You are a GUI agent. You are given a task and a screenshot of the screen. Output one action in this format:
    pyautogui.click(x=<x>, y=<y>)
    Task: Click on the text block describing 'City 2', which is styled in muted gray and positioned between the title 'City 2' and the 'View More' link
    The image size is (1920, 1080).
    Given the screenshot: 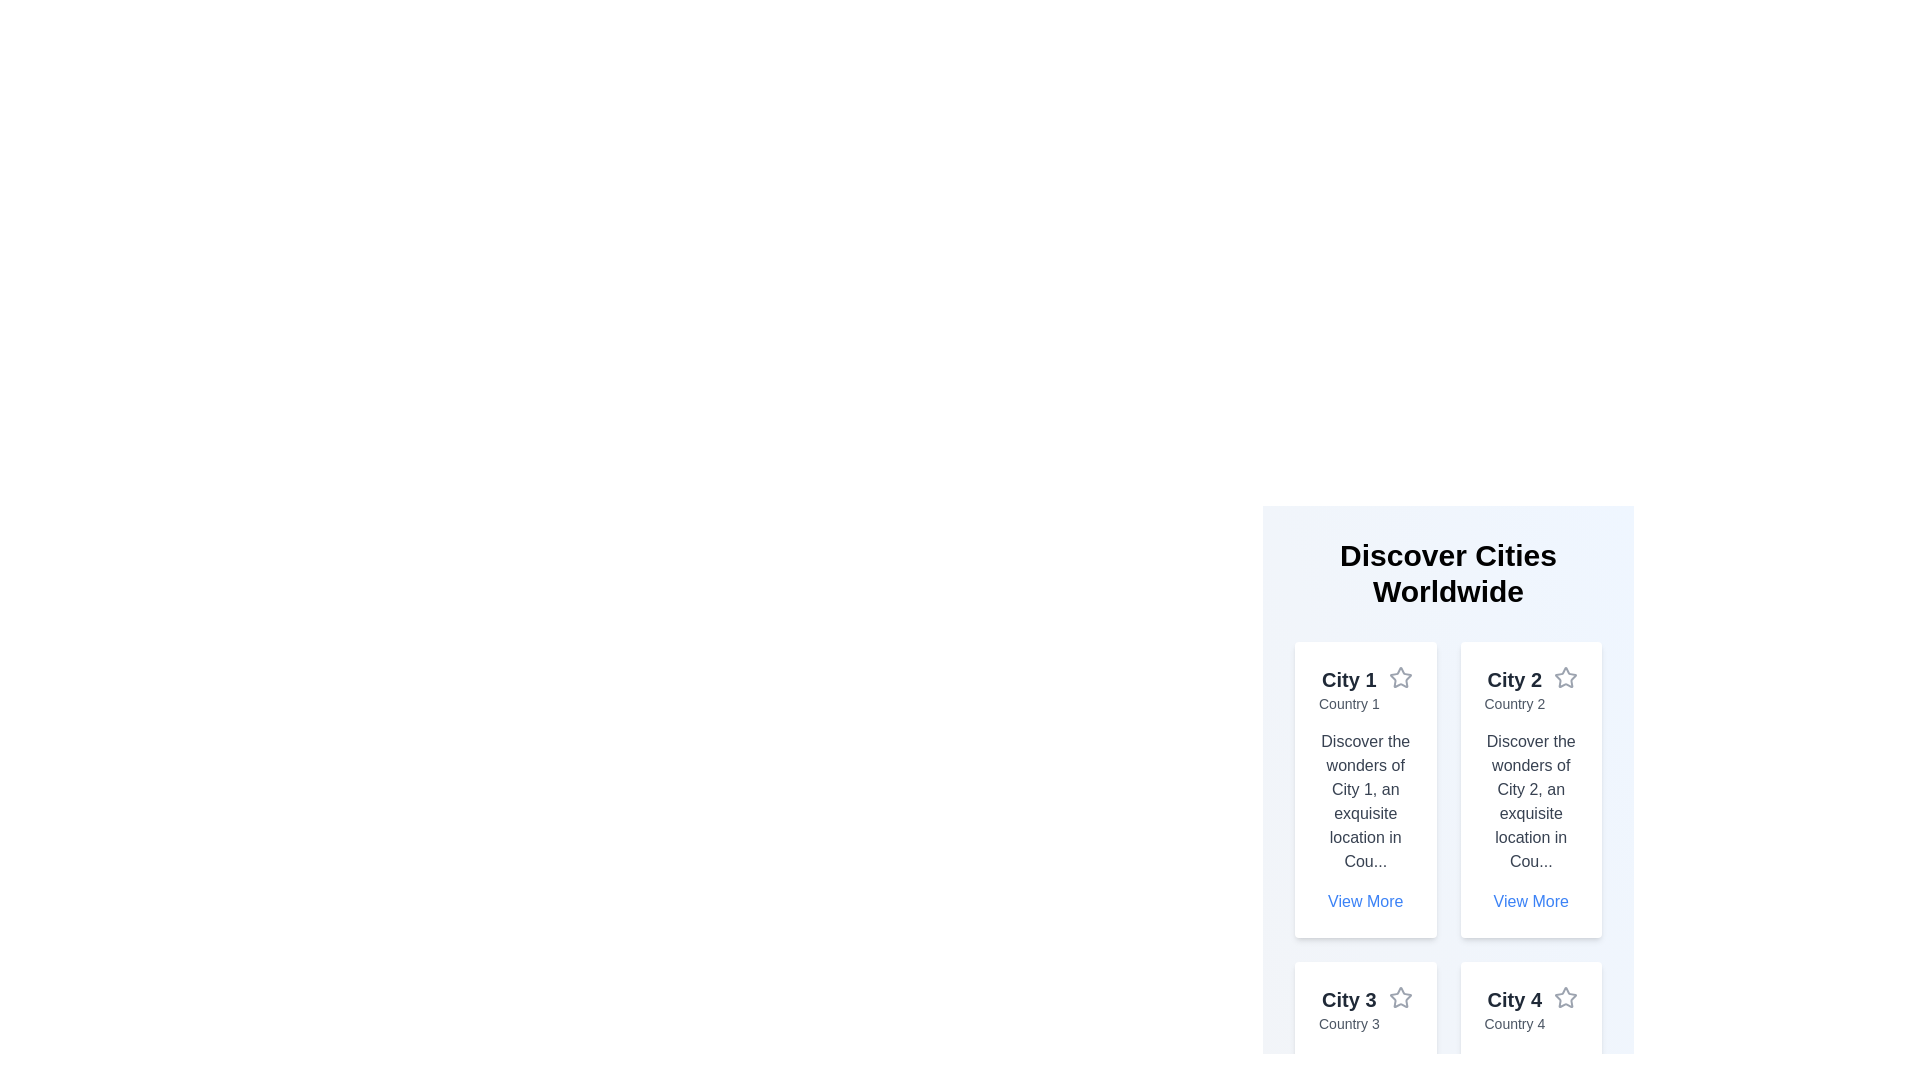 What is the action you would take?
    pyautogui.click(x=1530, y=801)
    